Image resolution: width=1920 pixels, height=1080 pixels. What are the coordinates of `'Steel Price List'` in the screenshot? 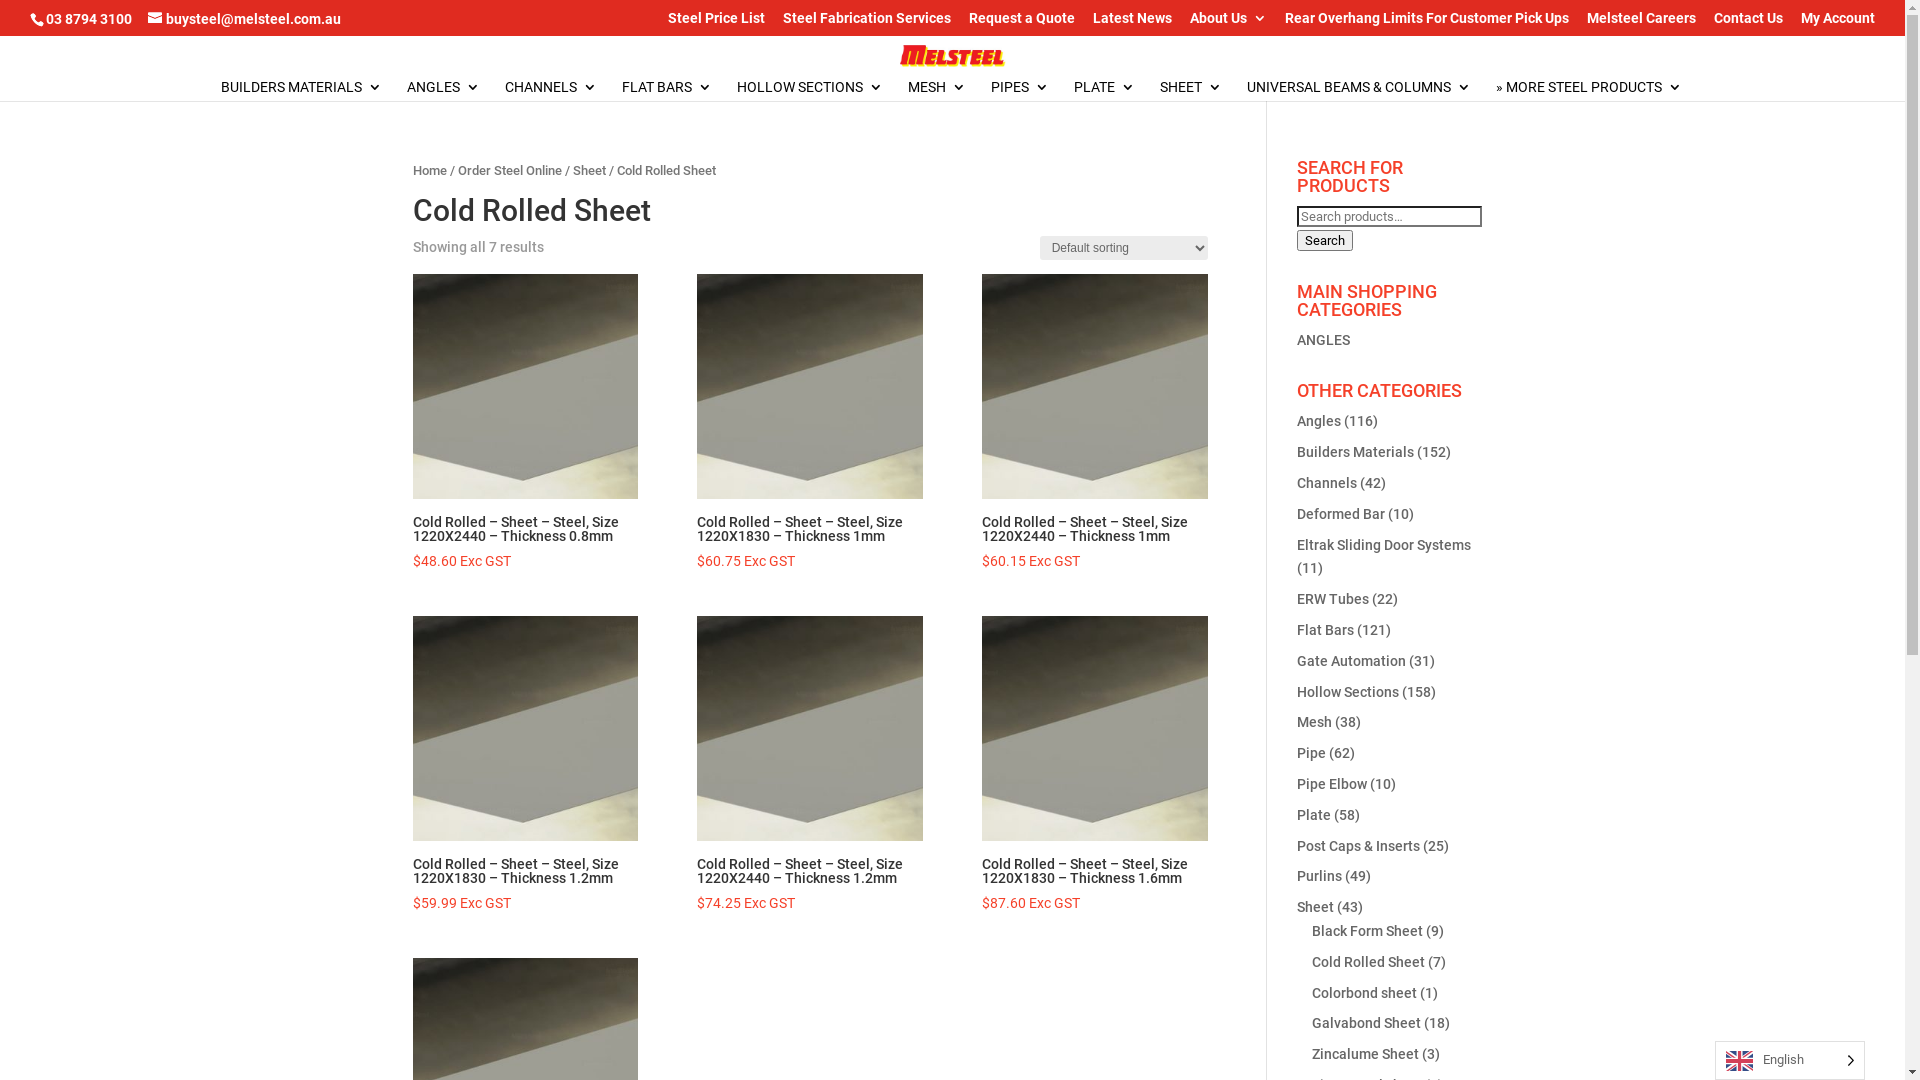 It's located at (716, 22).